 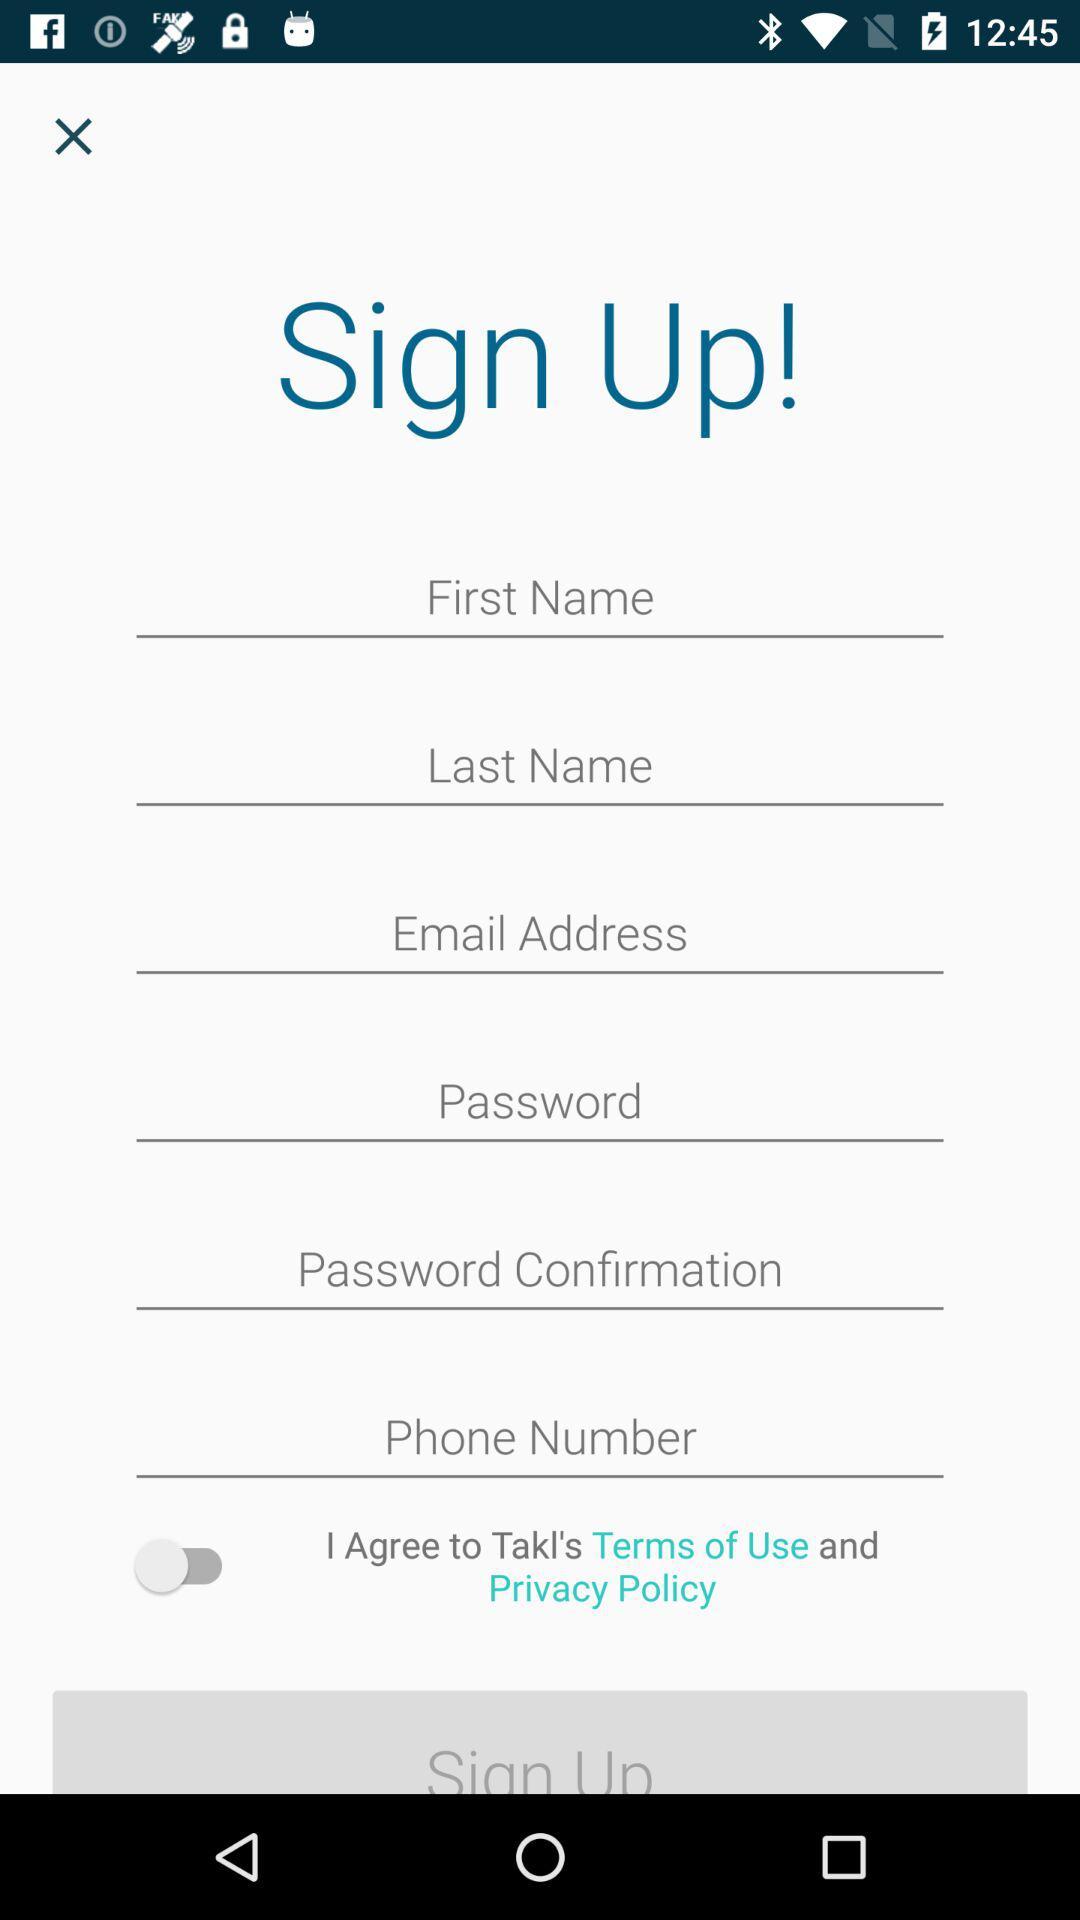 I want to click on space to enter email address, so click(x=540, y=934).